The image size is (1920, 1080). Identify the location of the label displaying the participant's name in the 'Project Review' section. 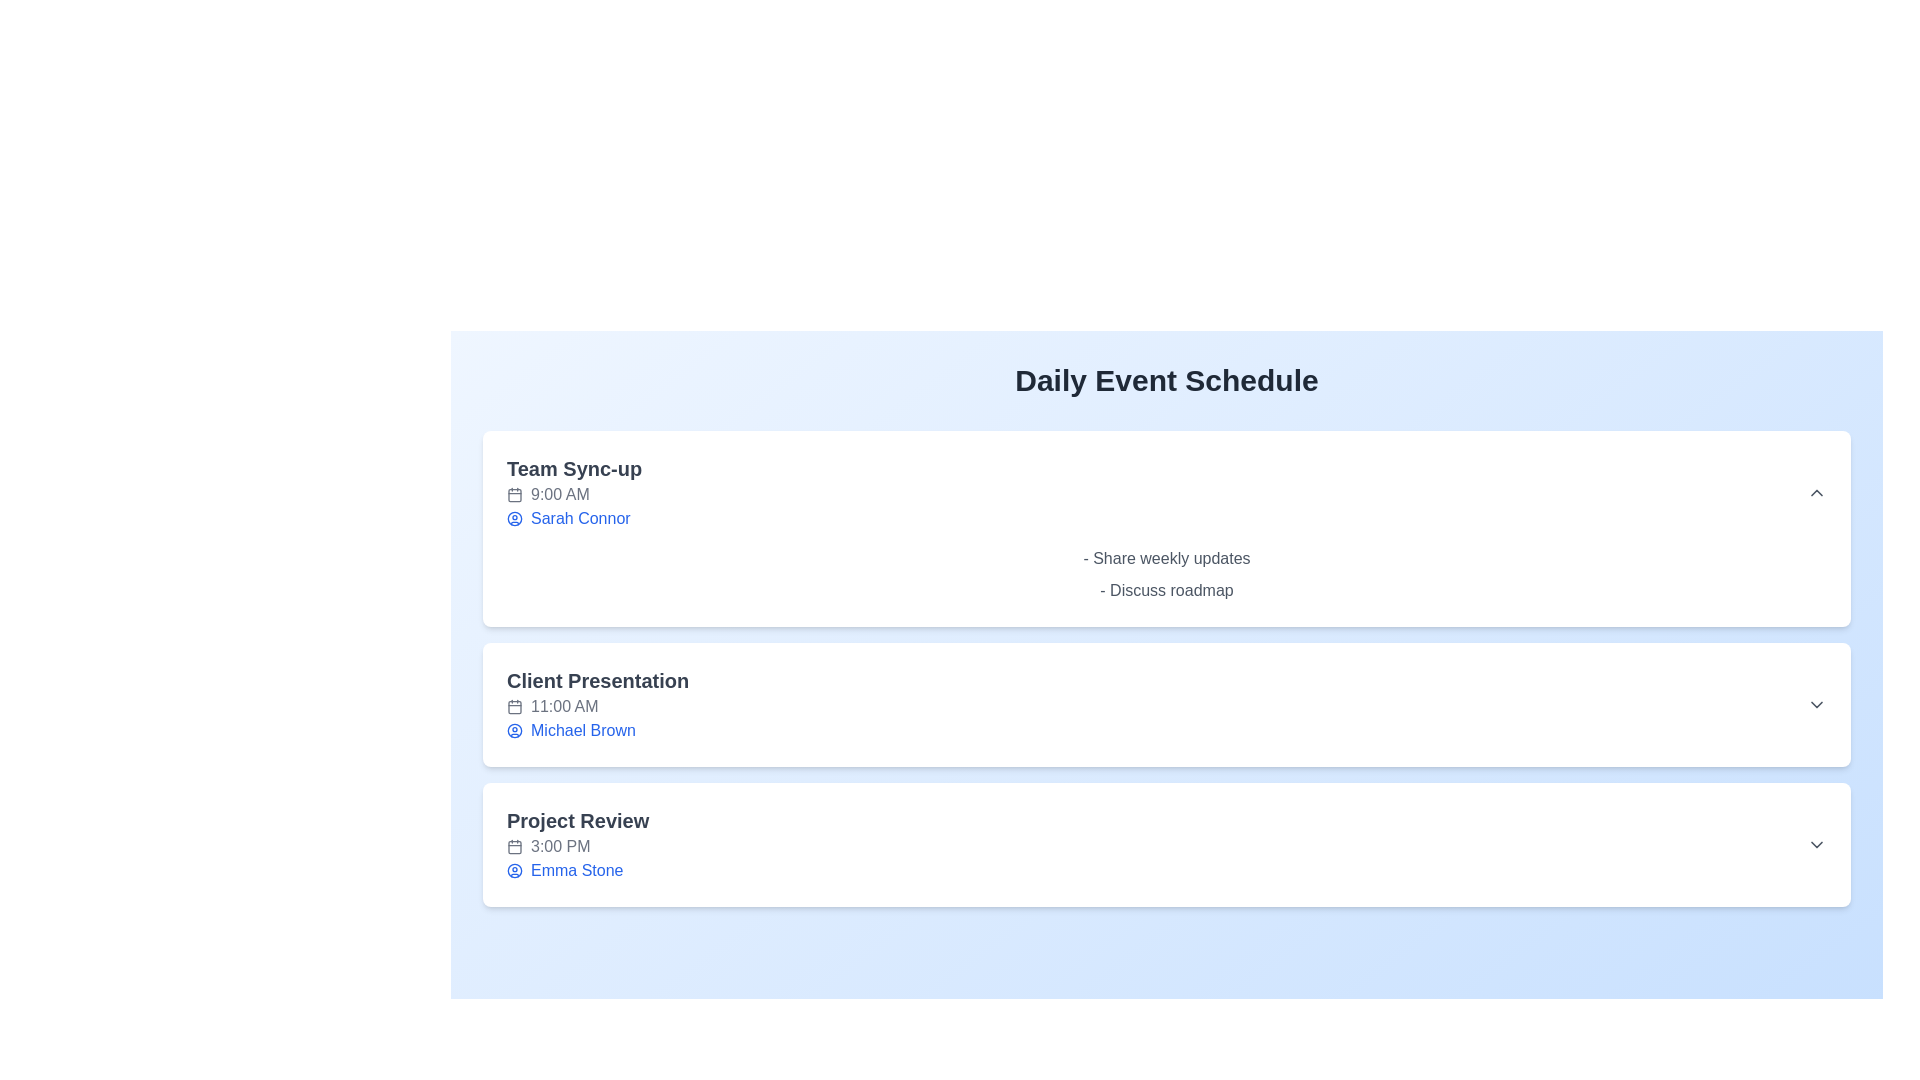
(576, 870).